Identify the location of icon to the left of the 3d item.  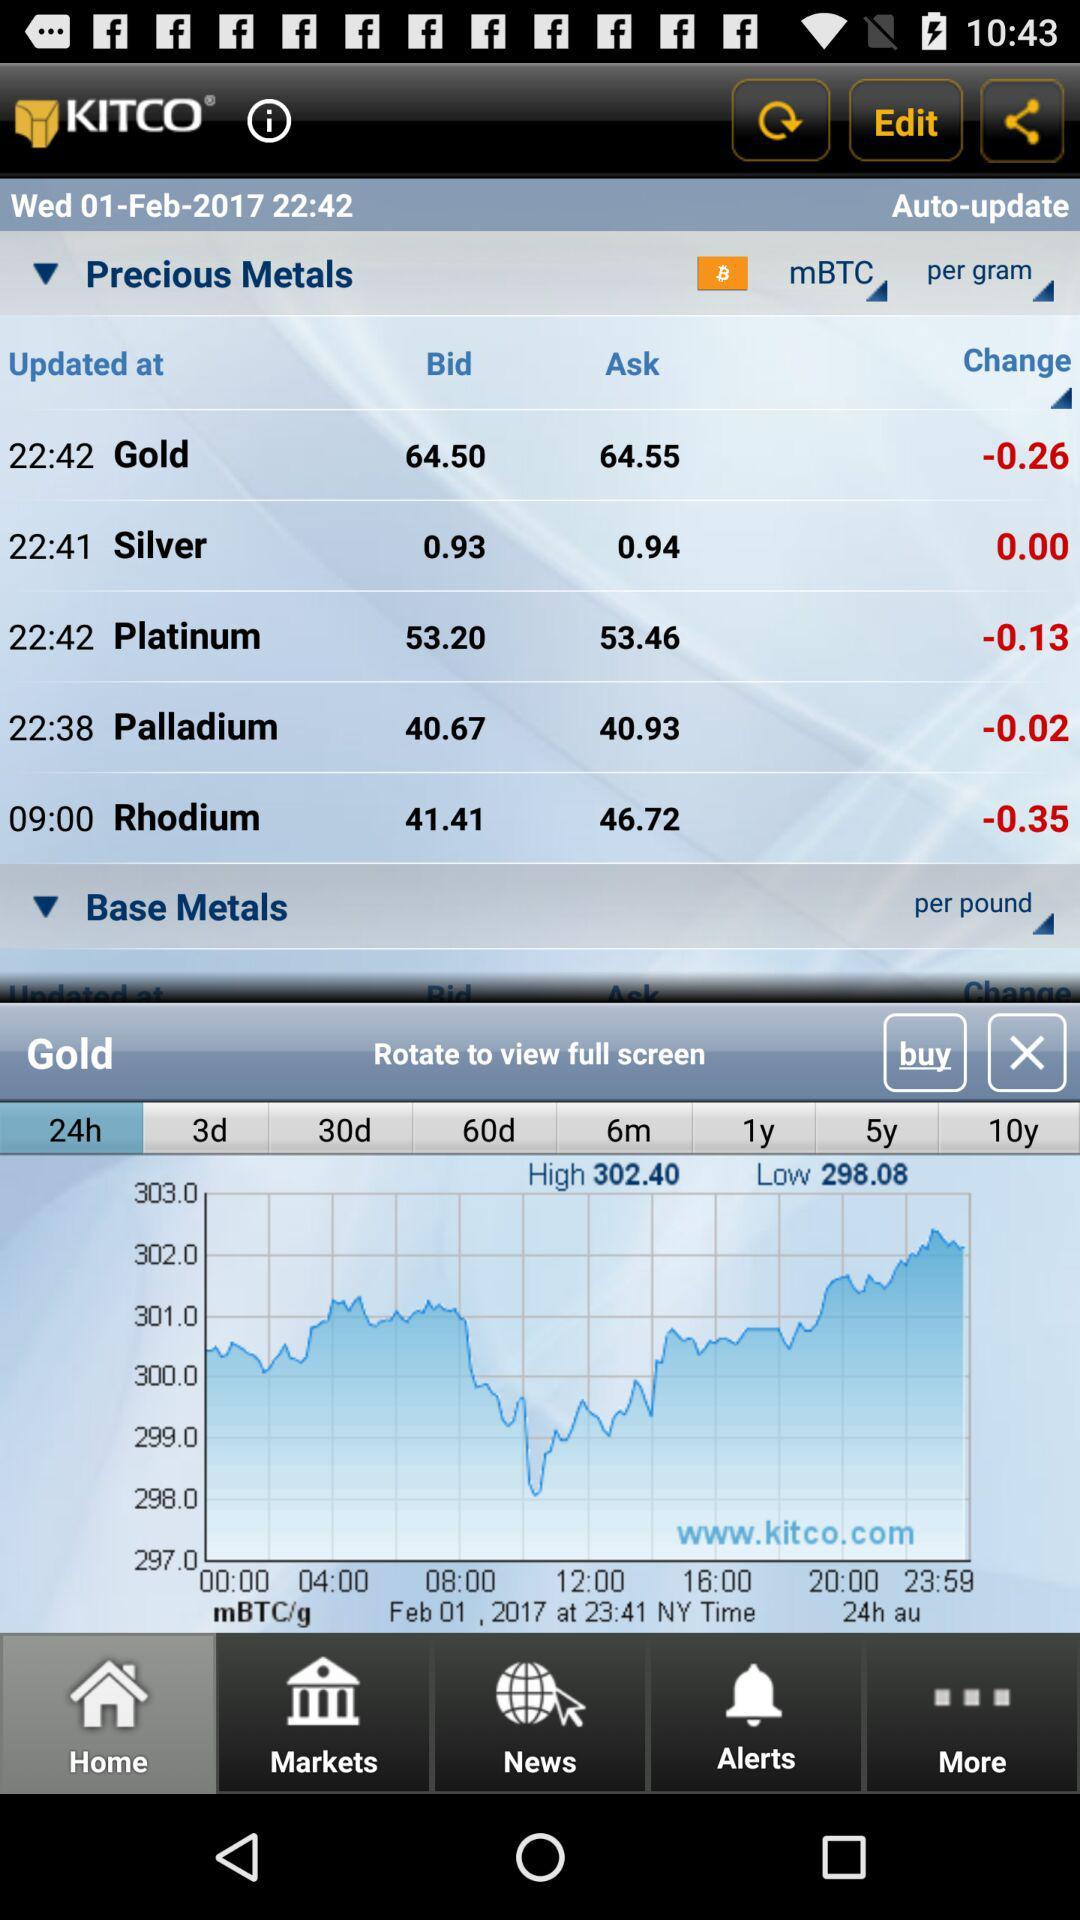
(70, 1129).